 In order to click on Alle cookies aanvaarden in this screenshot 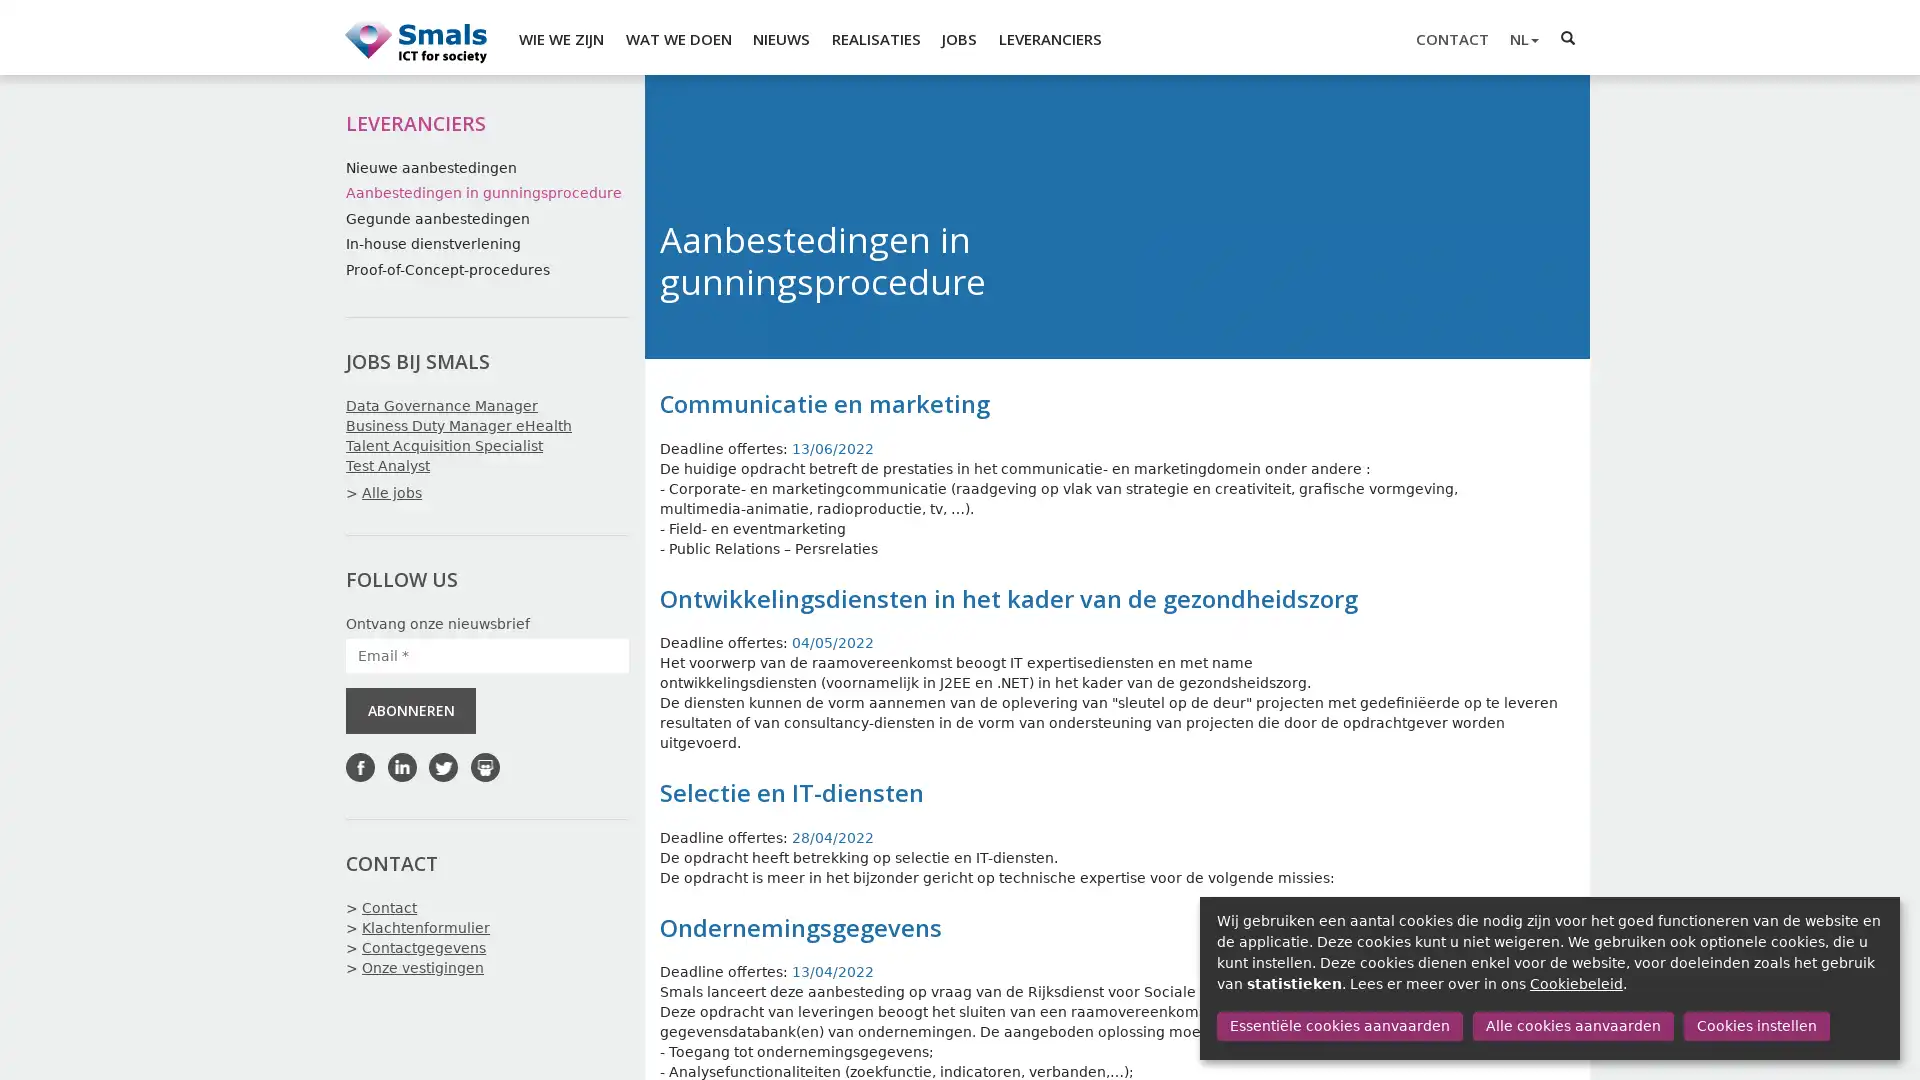, I will do `click(1571, 1026)`.